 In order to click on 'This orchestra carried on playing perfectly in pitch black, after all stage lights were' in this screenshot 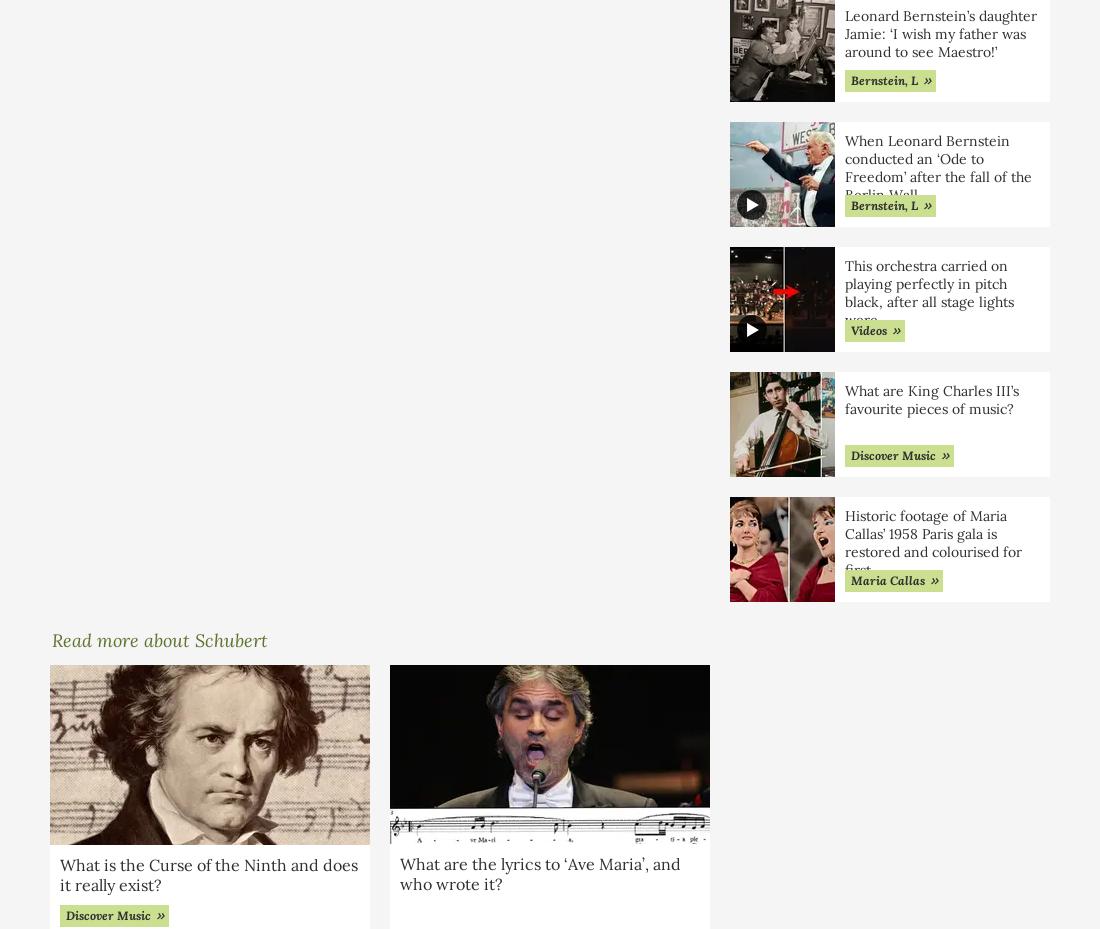, I will do `click(844, 291)`.